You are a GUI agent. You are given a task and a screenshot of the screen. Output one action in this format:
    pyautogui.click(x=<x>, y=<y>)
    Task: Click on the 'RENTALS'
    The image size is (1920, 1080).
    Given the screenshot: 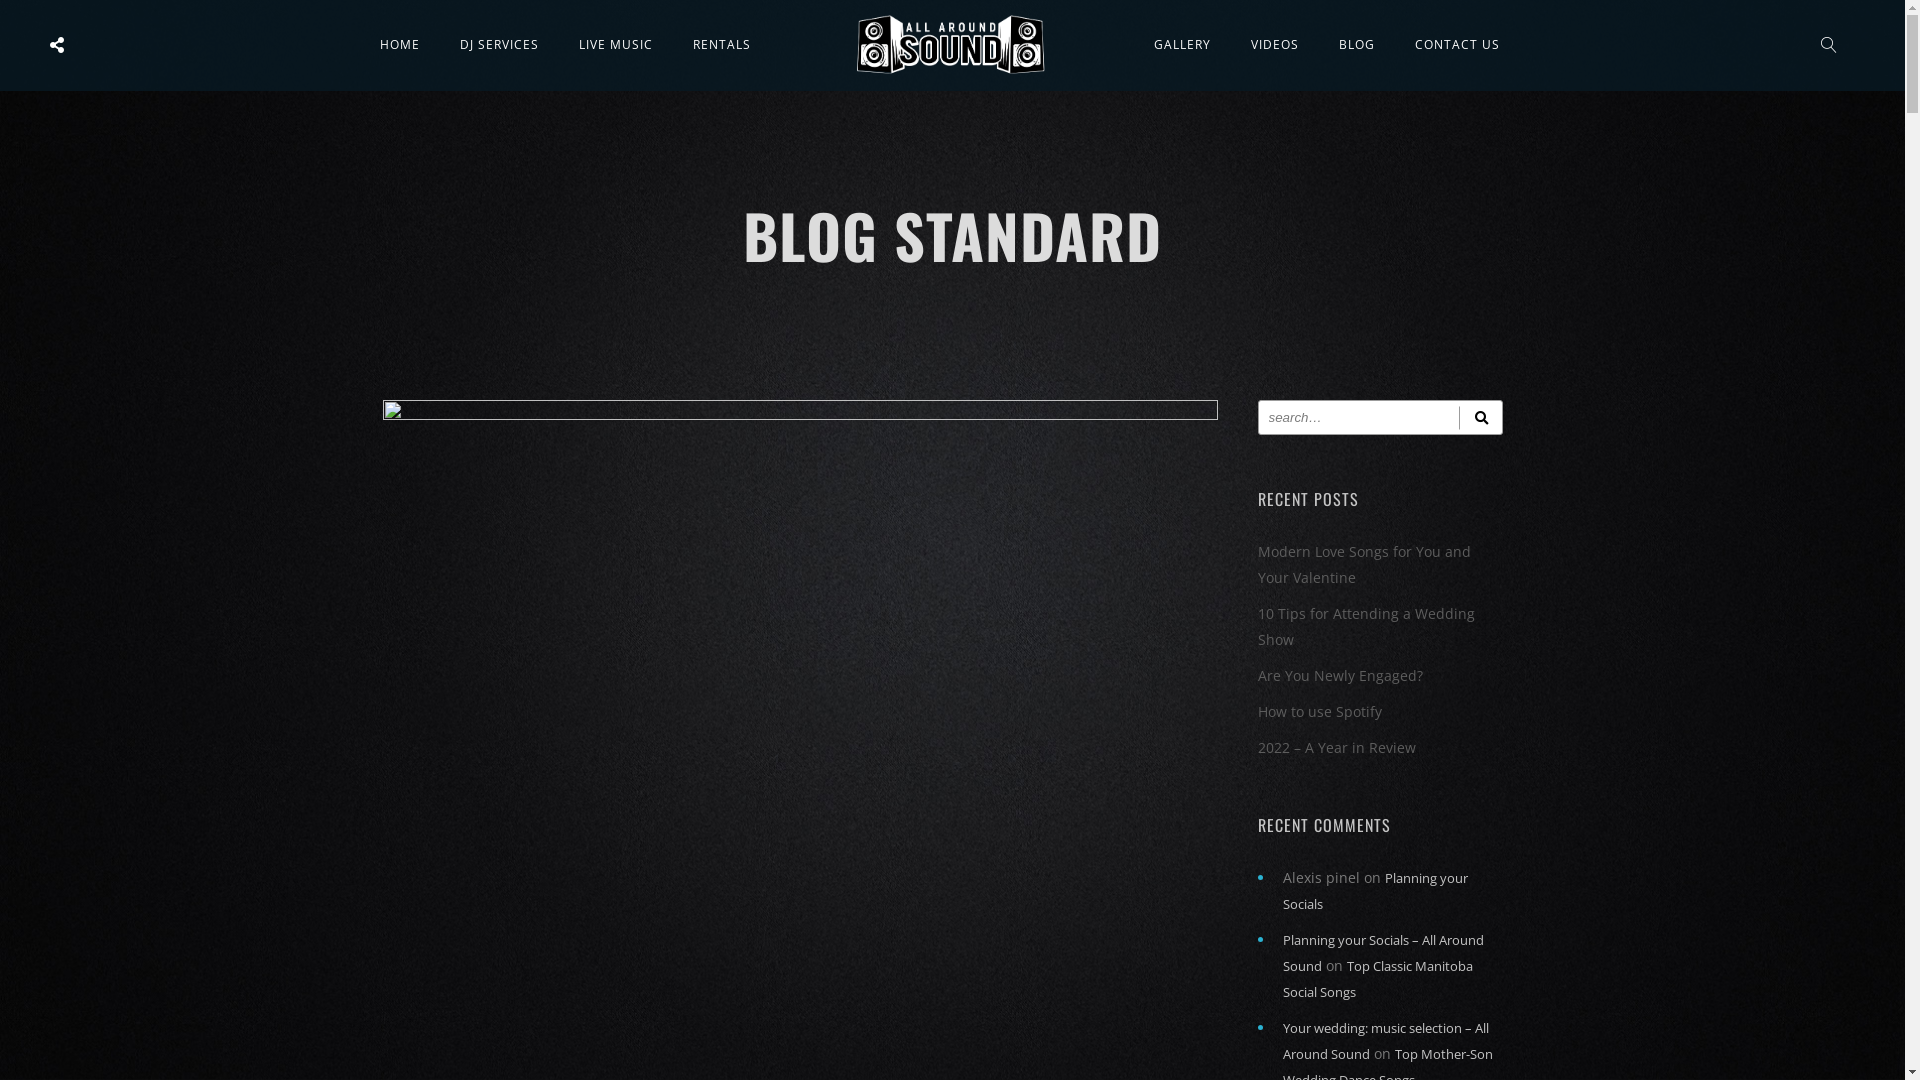 What is the action you would take?
    pyautogui.click(x=720, y=44)
    